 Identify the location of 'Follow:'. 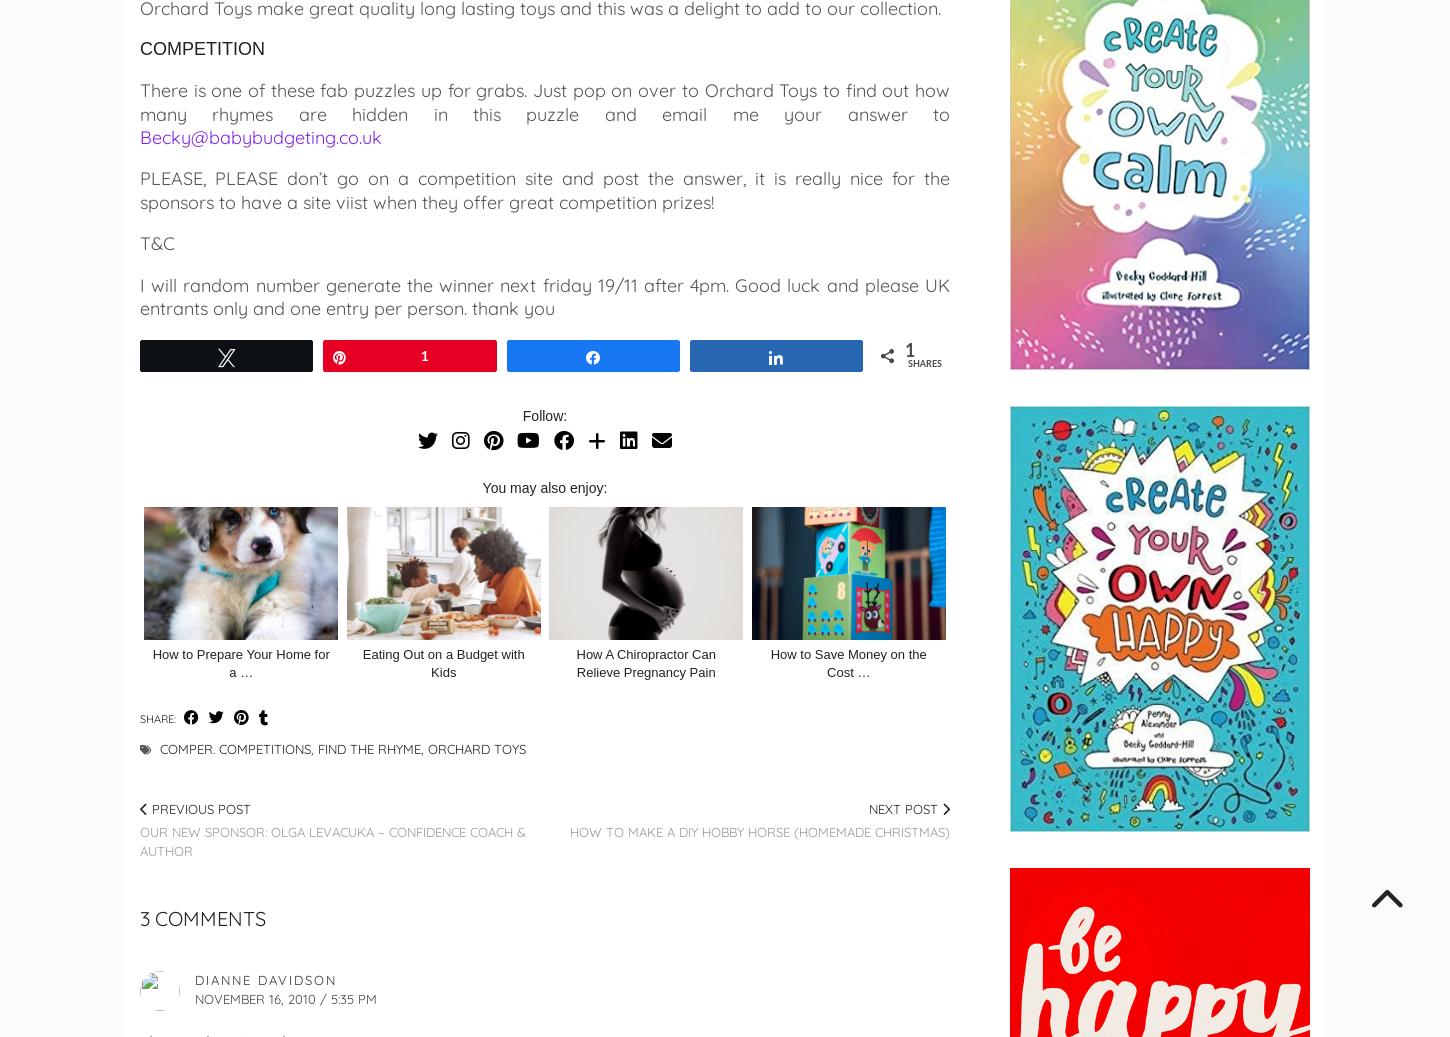
(544, 415).